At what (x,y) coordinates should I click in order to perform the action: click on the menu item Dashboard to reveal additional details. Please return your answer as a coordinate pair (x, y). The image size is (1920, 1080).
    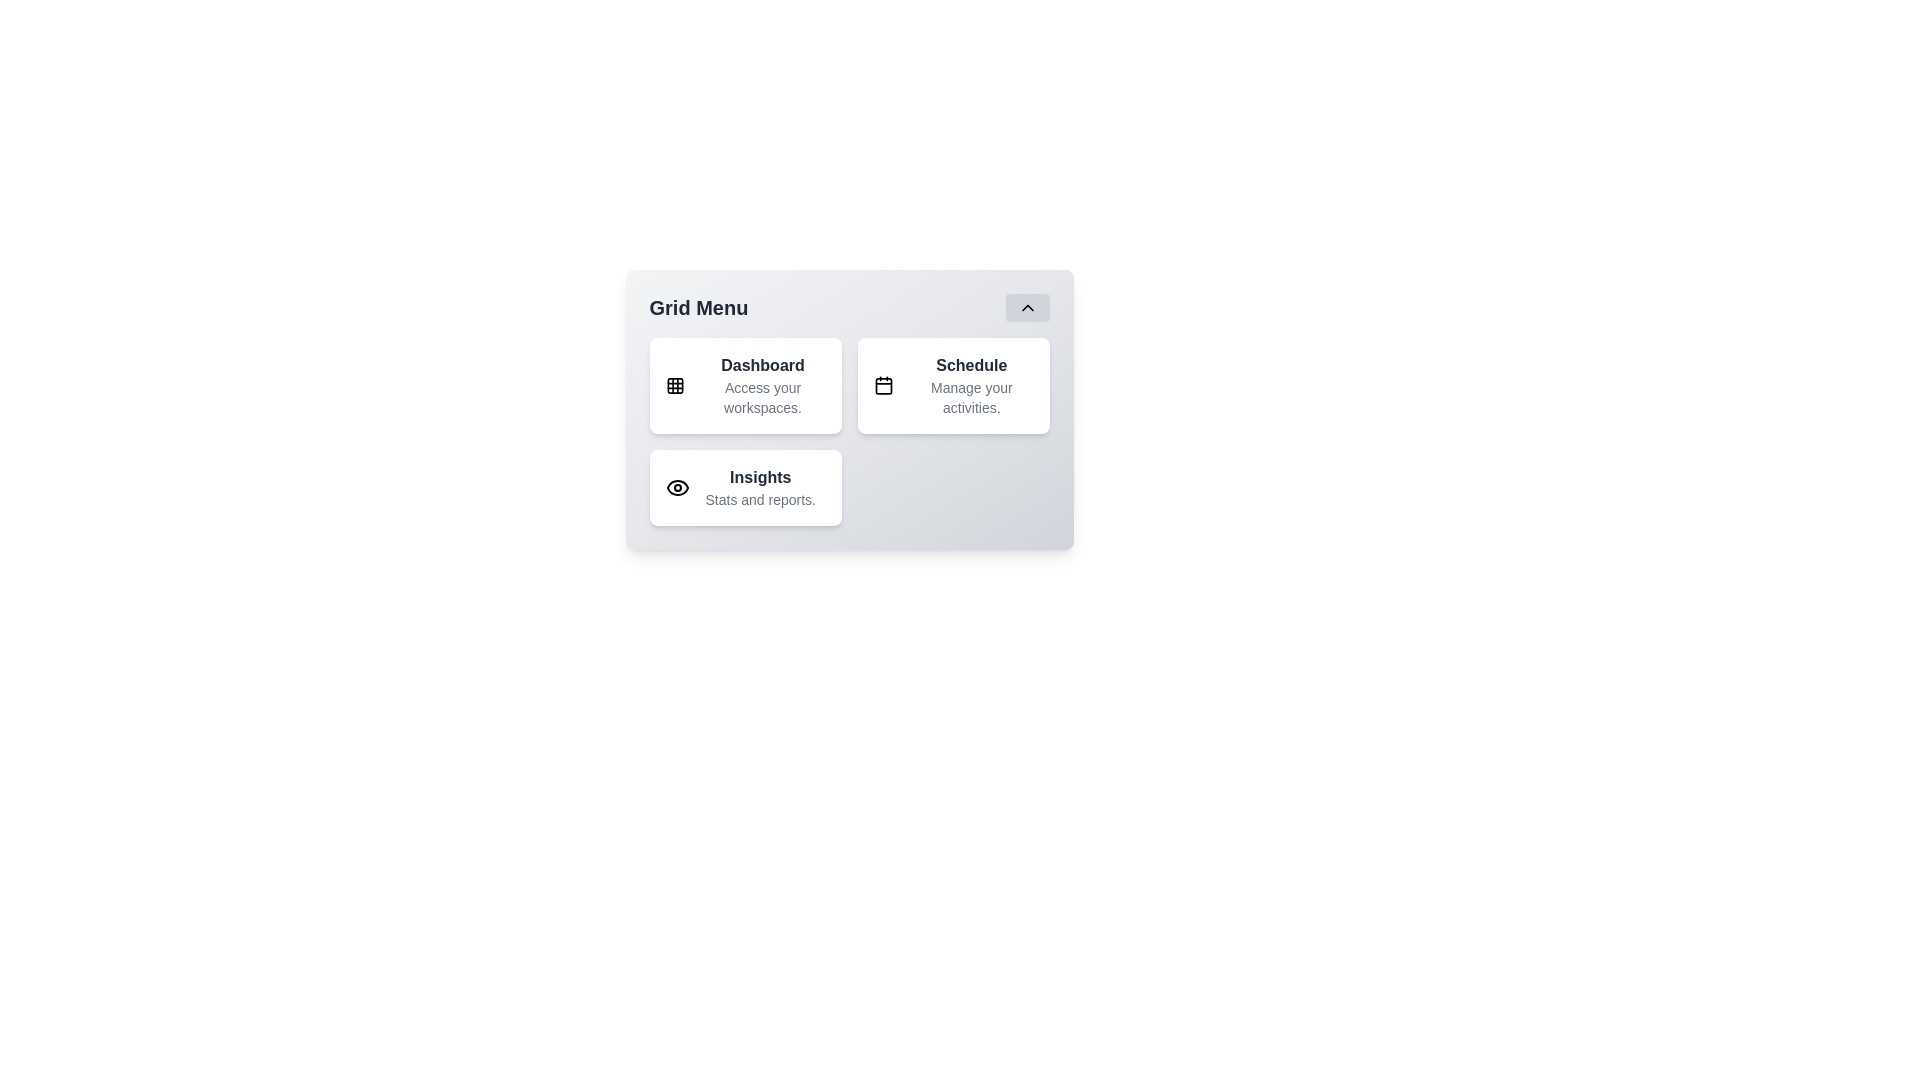
    Looking at the image, I should click on (744, 385).